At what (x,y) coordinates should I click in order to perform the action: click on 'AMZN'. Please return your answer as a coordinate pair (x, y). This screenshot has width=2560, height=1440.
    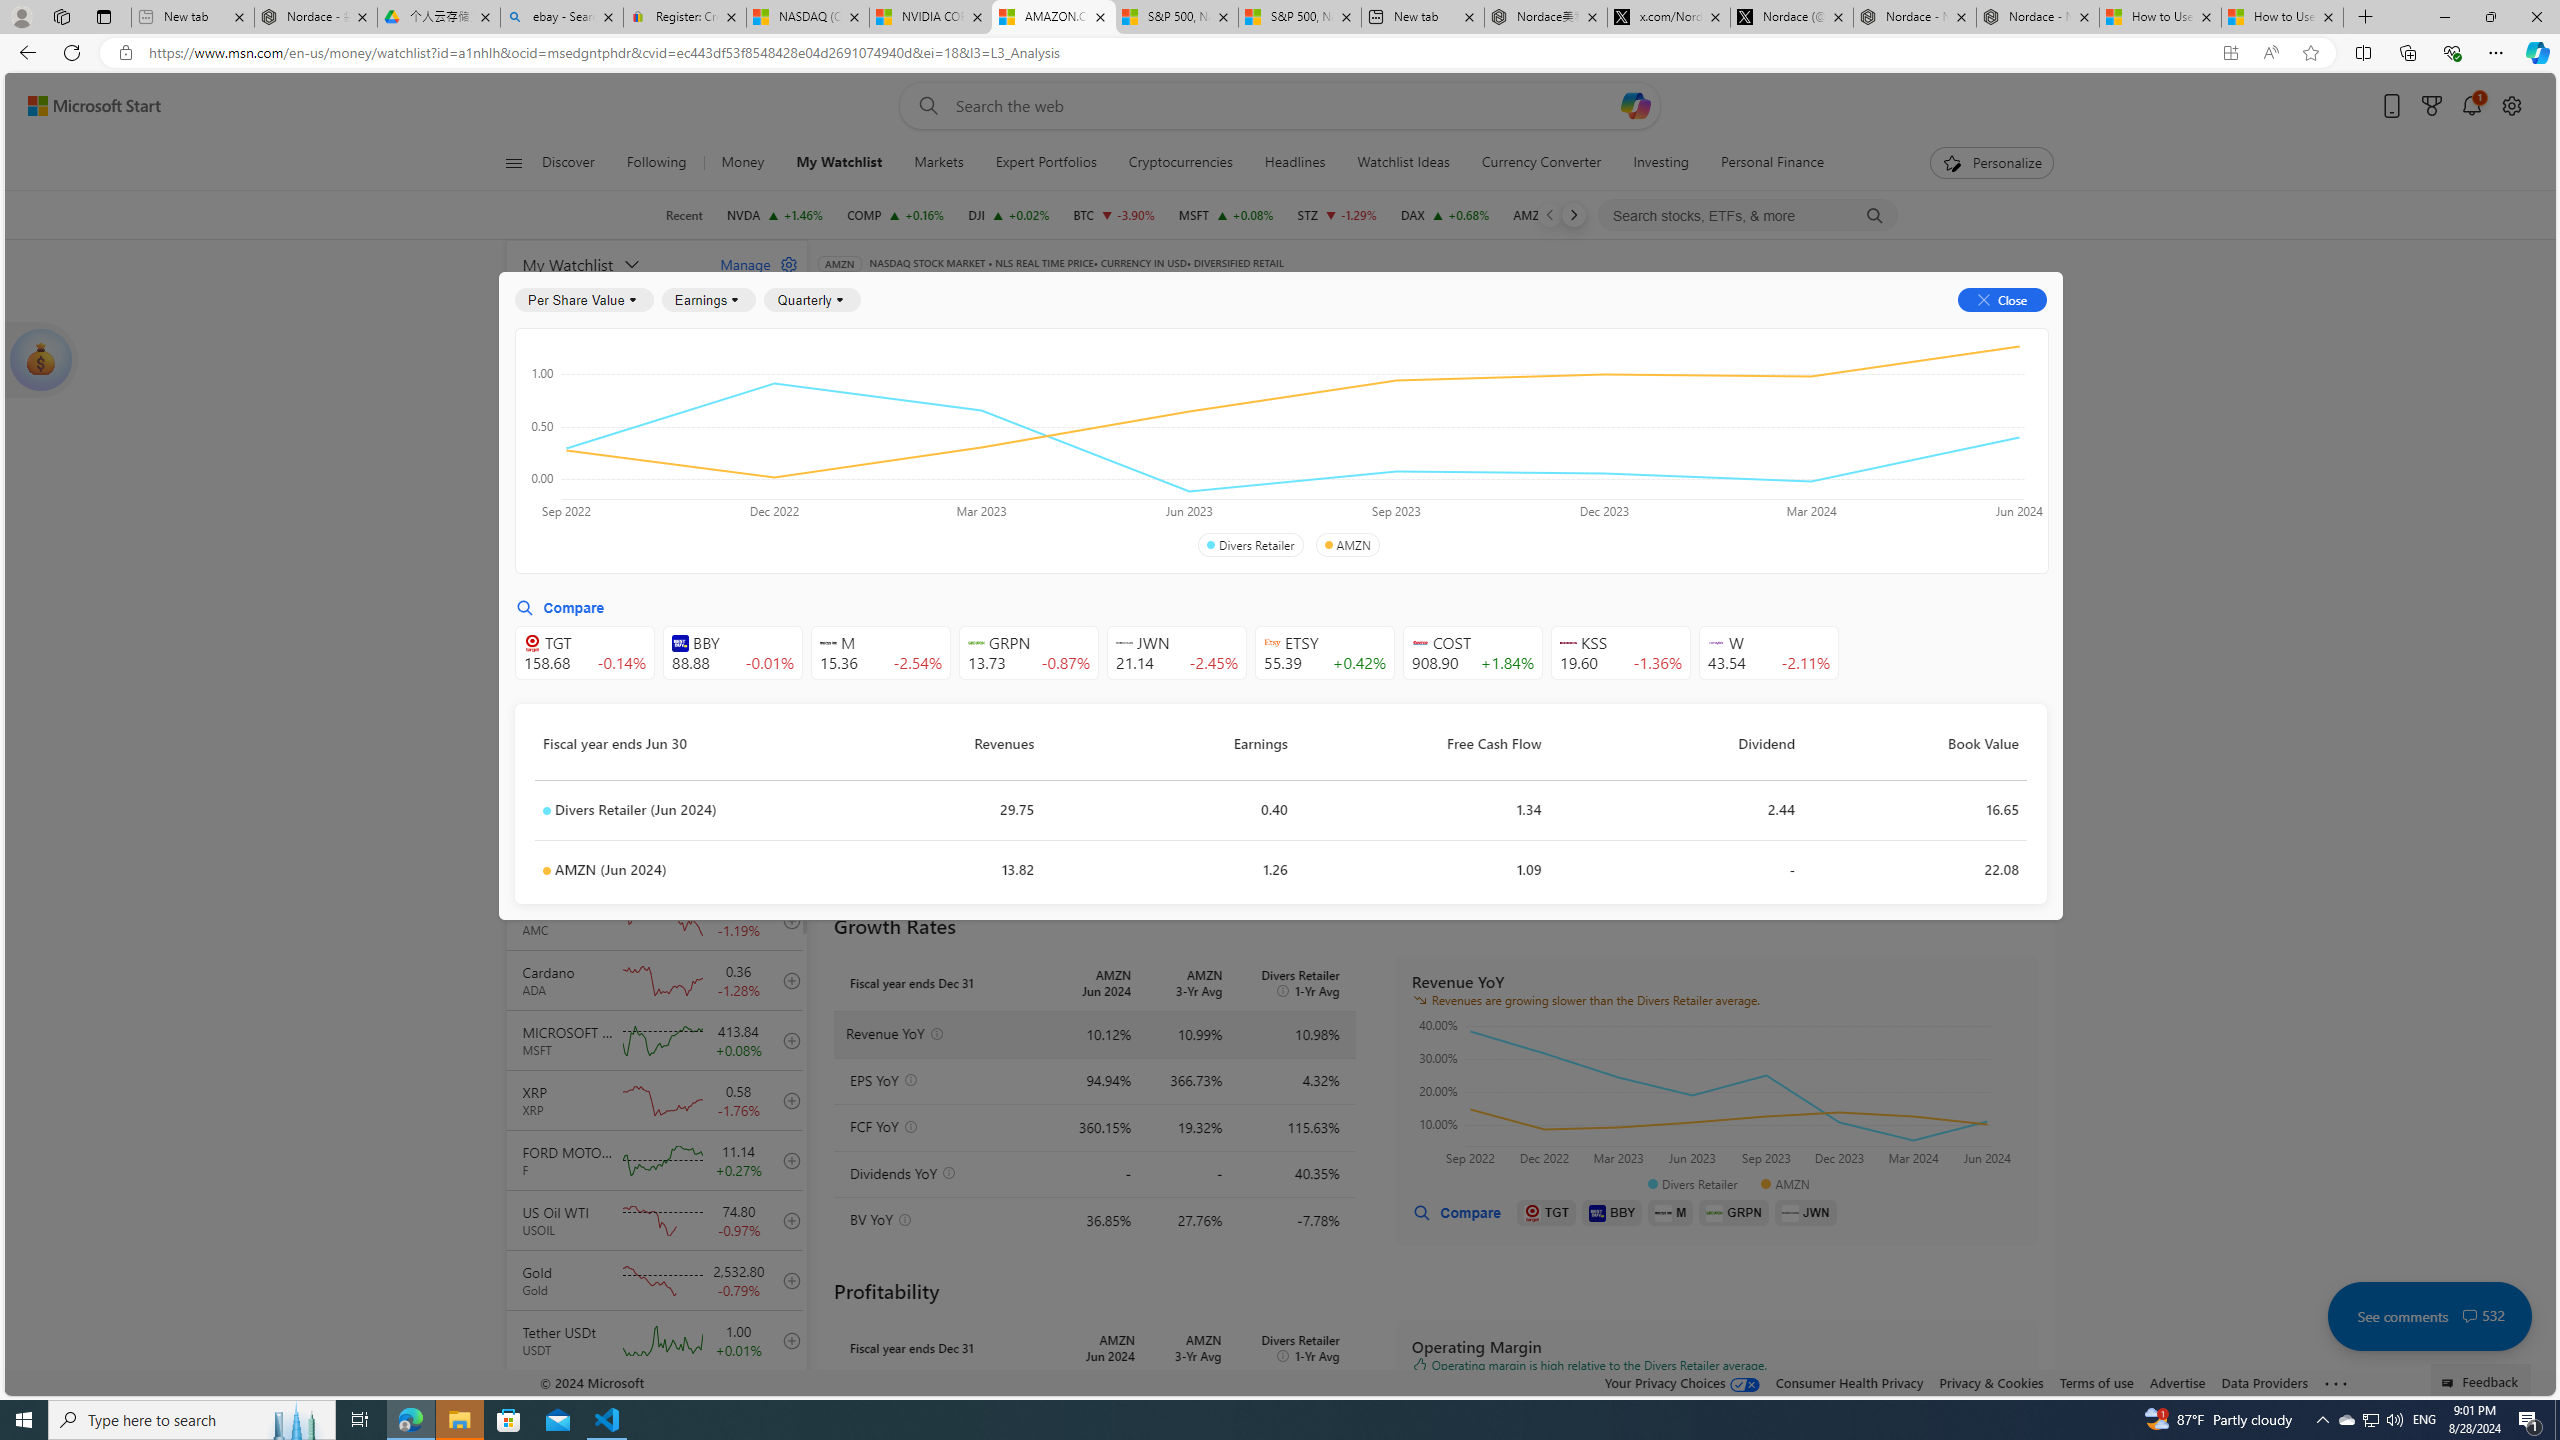
    Looking at the image, I should click on (1346, 544).